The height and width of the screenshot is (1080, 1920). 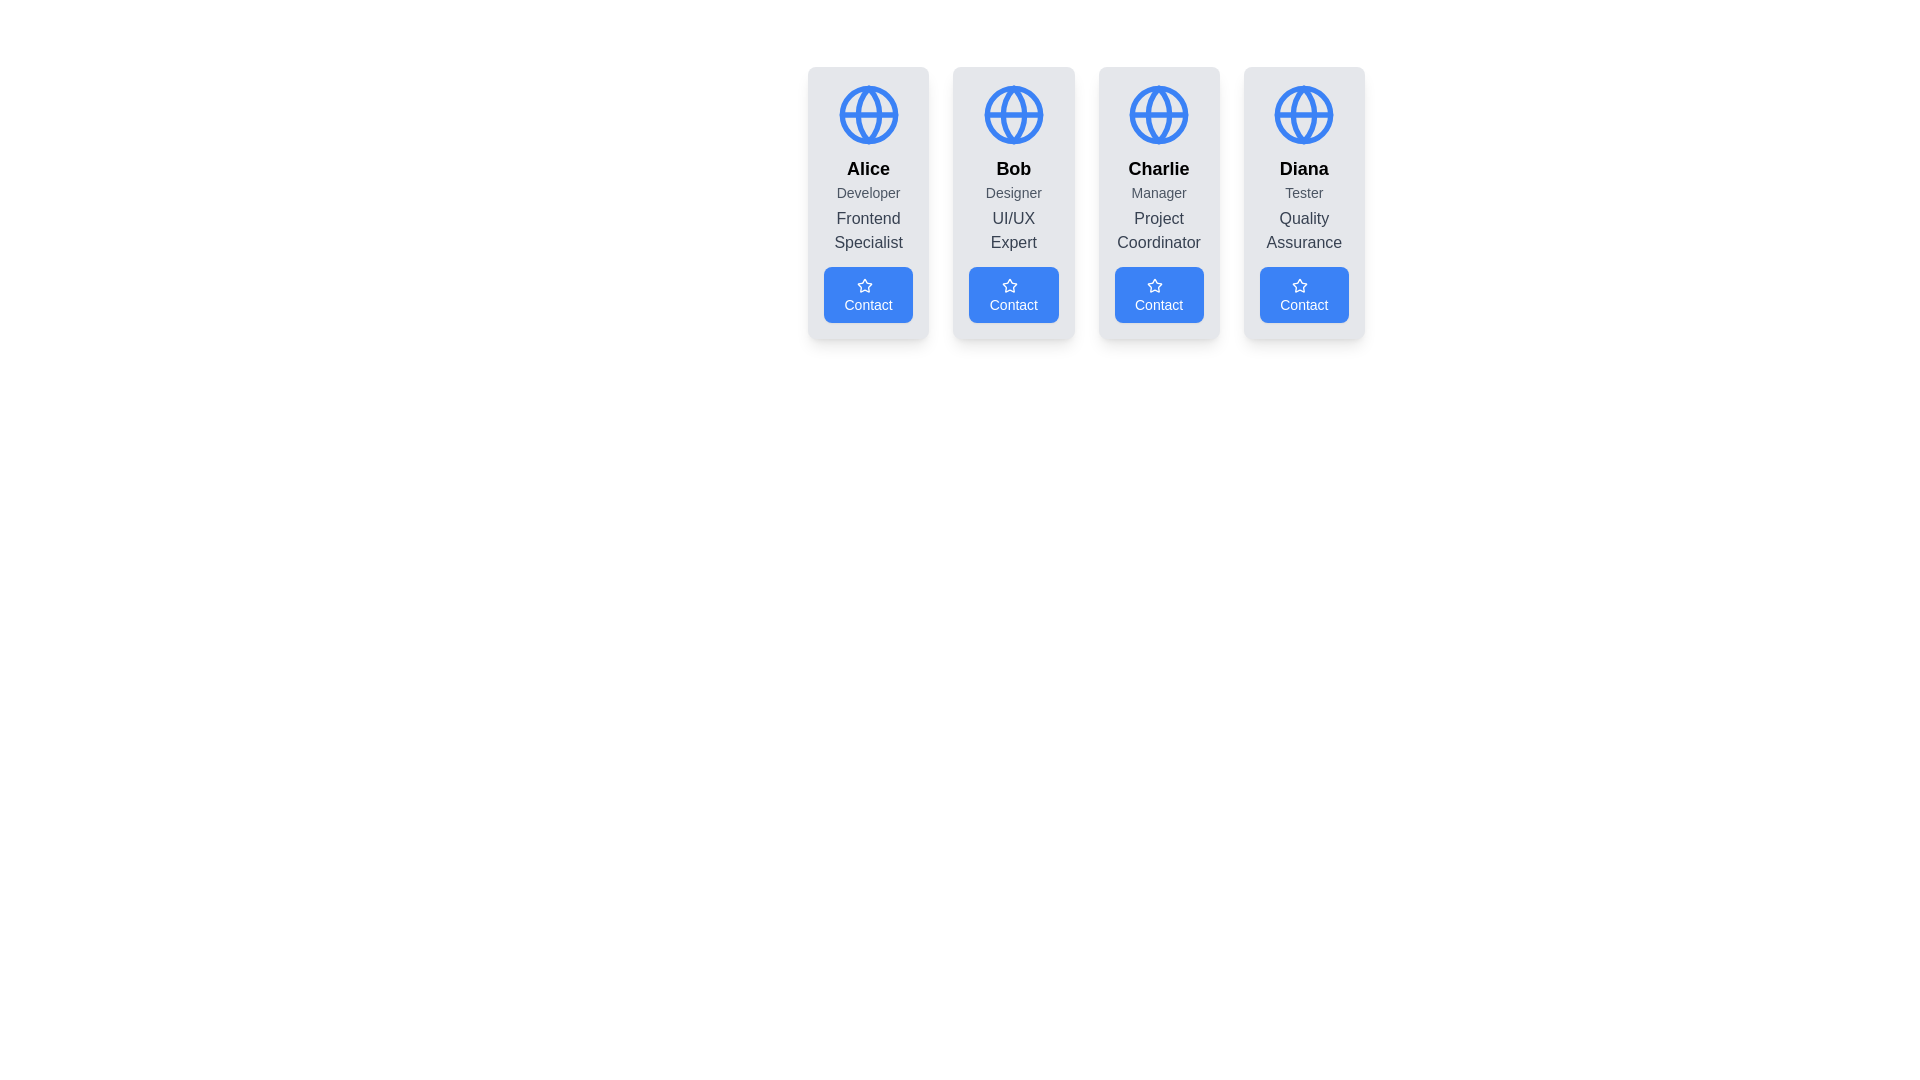 I want to click on the text field indicating the role or designation of the person in the profile card for 'Alice', located between the name and the description 'Frontend Specialist', so click(x=868, y=192).